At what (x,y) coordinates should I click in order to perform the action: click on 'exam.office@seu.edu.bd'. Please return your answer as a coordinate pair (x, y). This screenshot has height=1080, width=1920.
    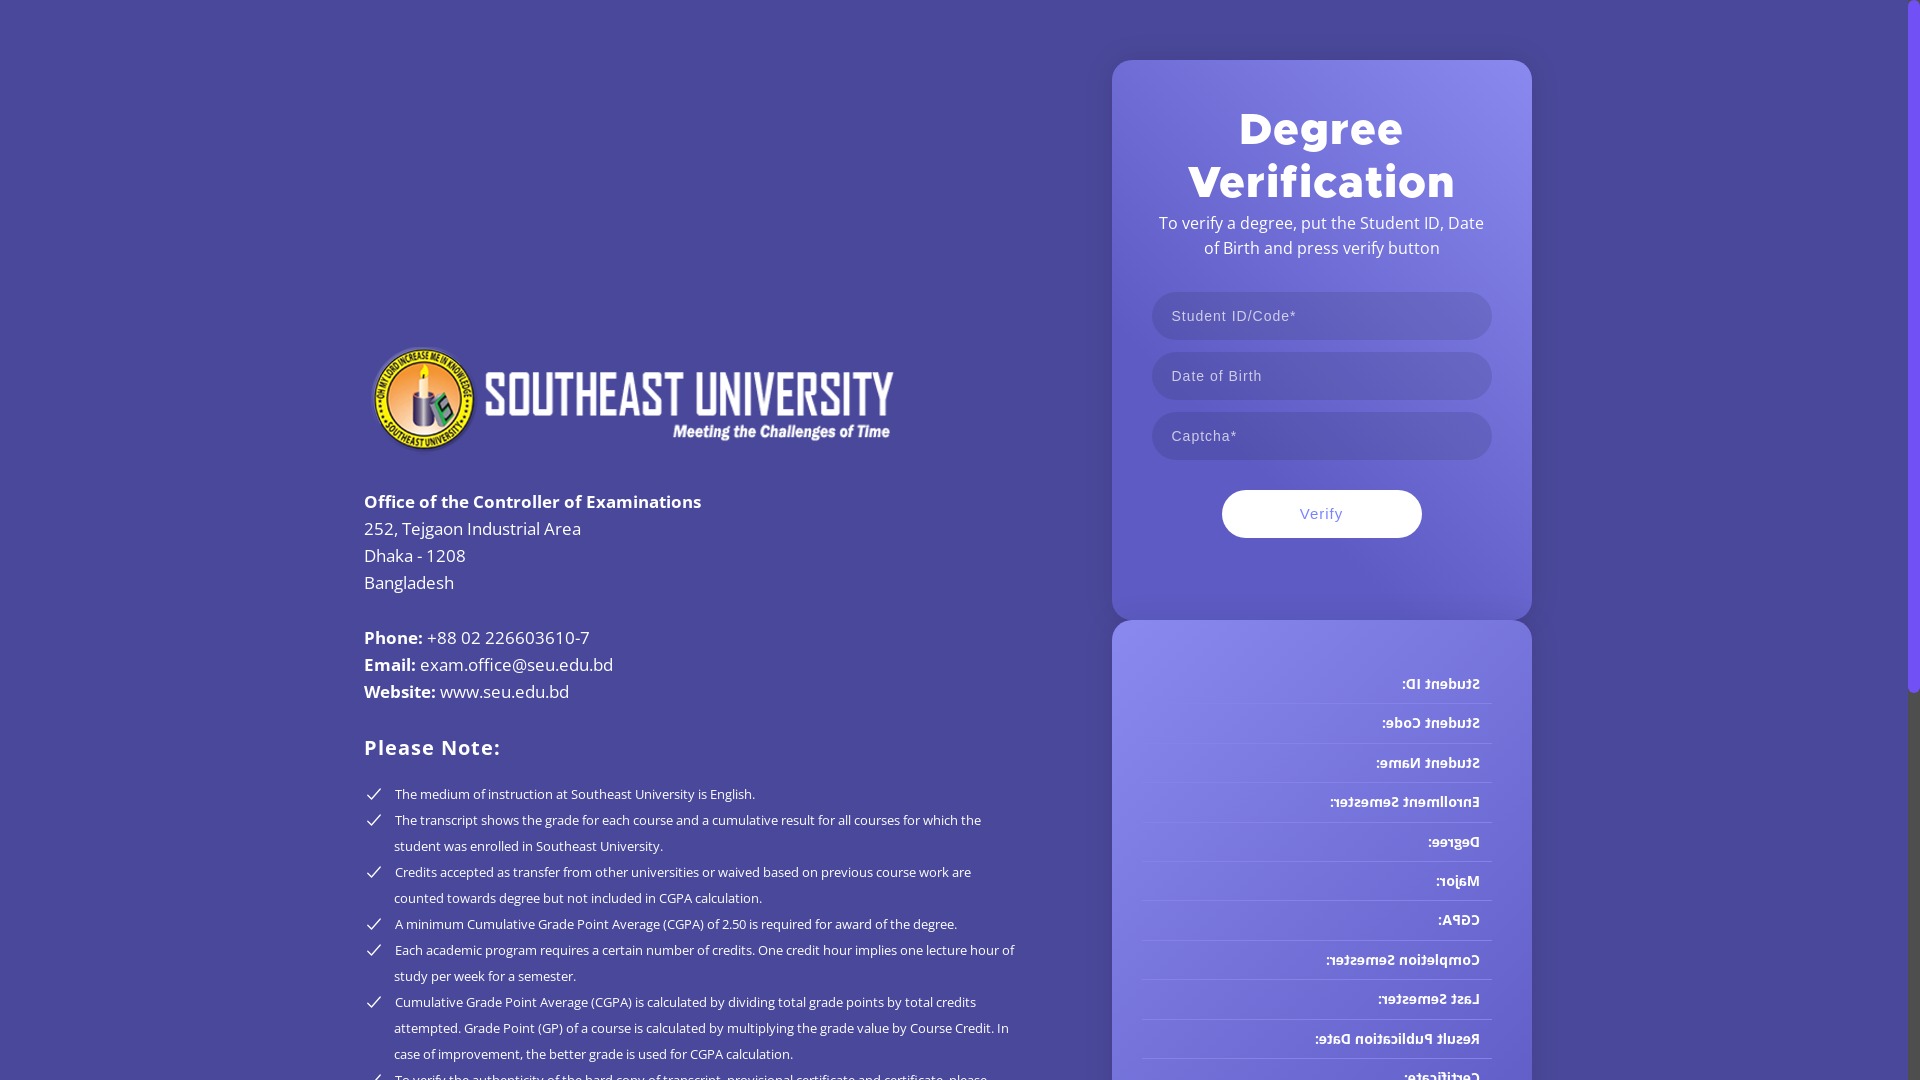
    Looking at the image, I should click on (516, 664).